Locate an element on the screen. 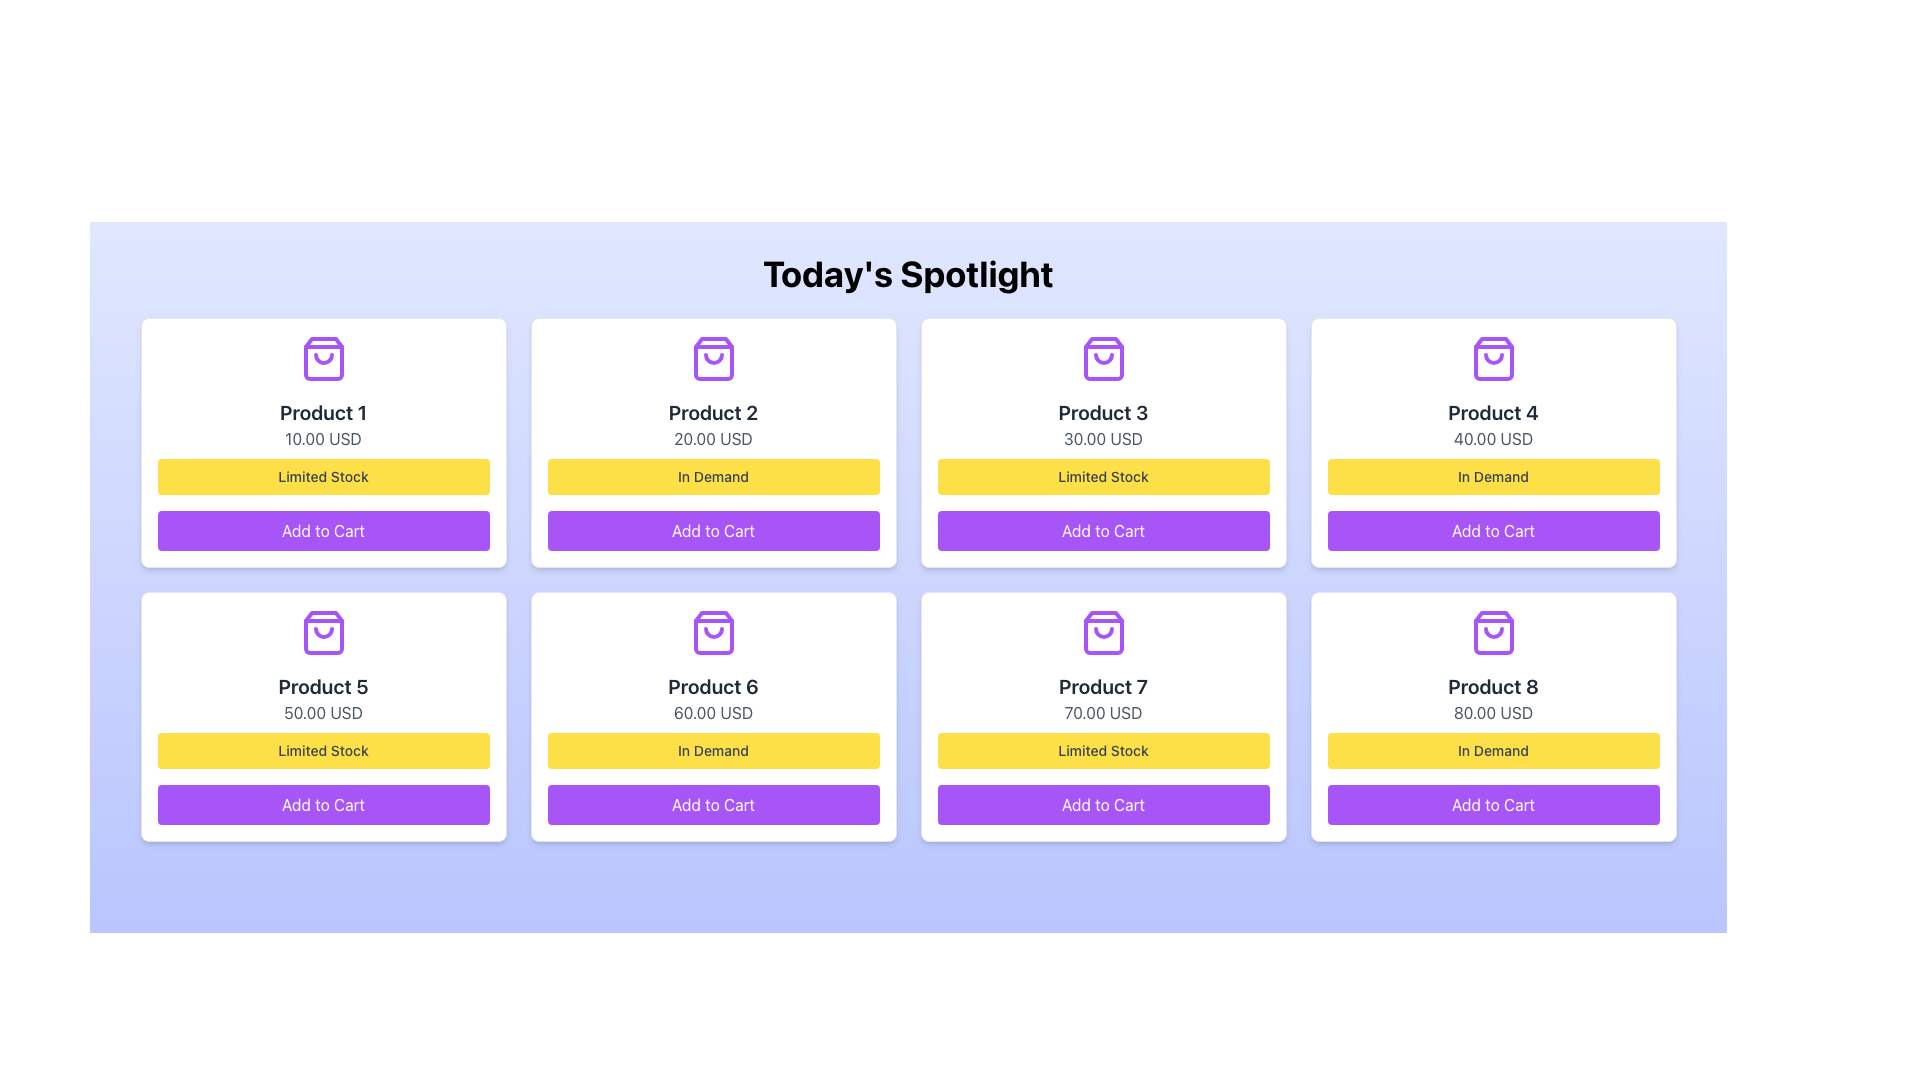 Image resolution: width=1920 pixels, height=1080 pixels. the purple shopping bag icon located at the top center of the 'Product 1' card, positioned above the product title is located at coordinates (323, 357).